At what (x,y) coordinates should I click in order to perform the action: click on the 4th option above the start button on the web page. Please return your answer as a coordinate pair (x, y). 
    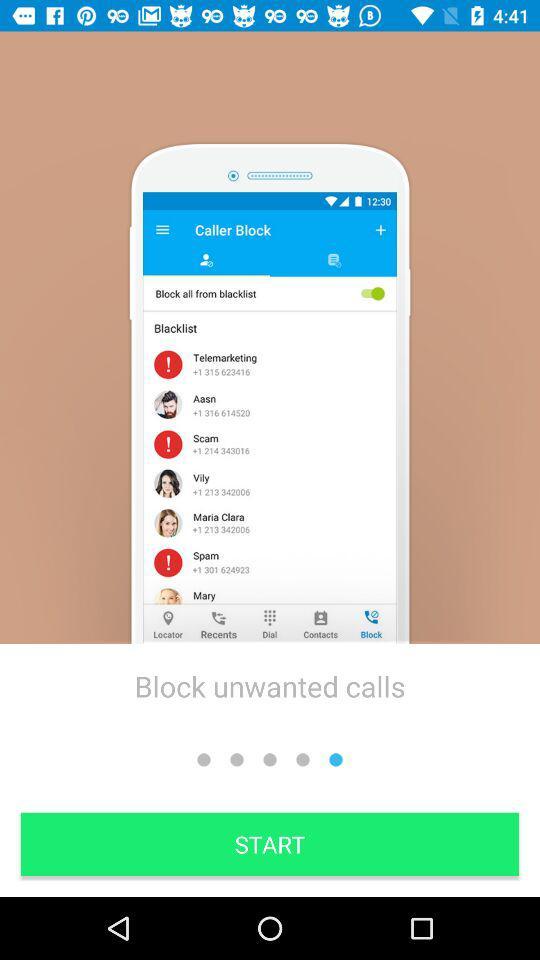
    Looking at the image, I should click on (302, 759).